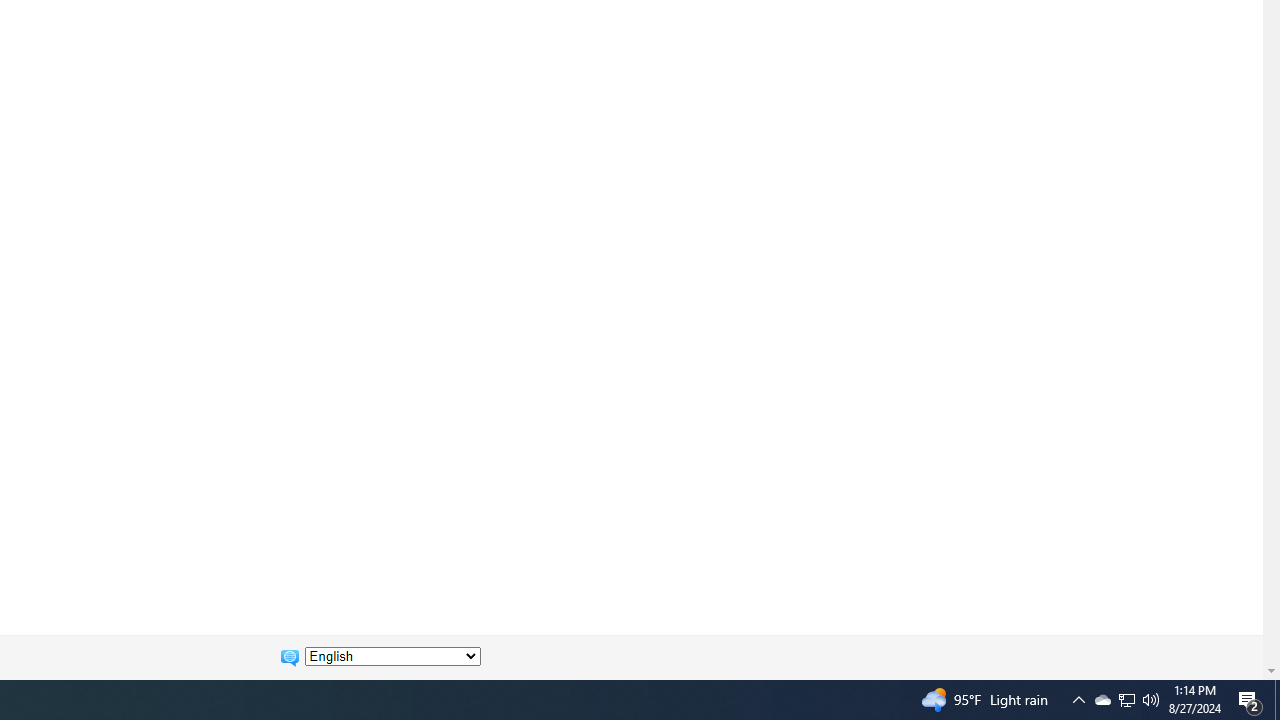  What do you see at coordinates (392, 656) in the screenshot?
I see `'Change language:'` at bounding box center [392, 656].